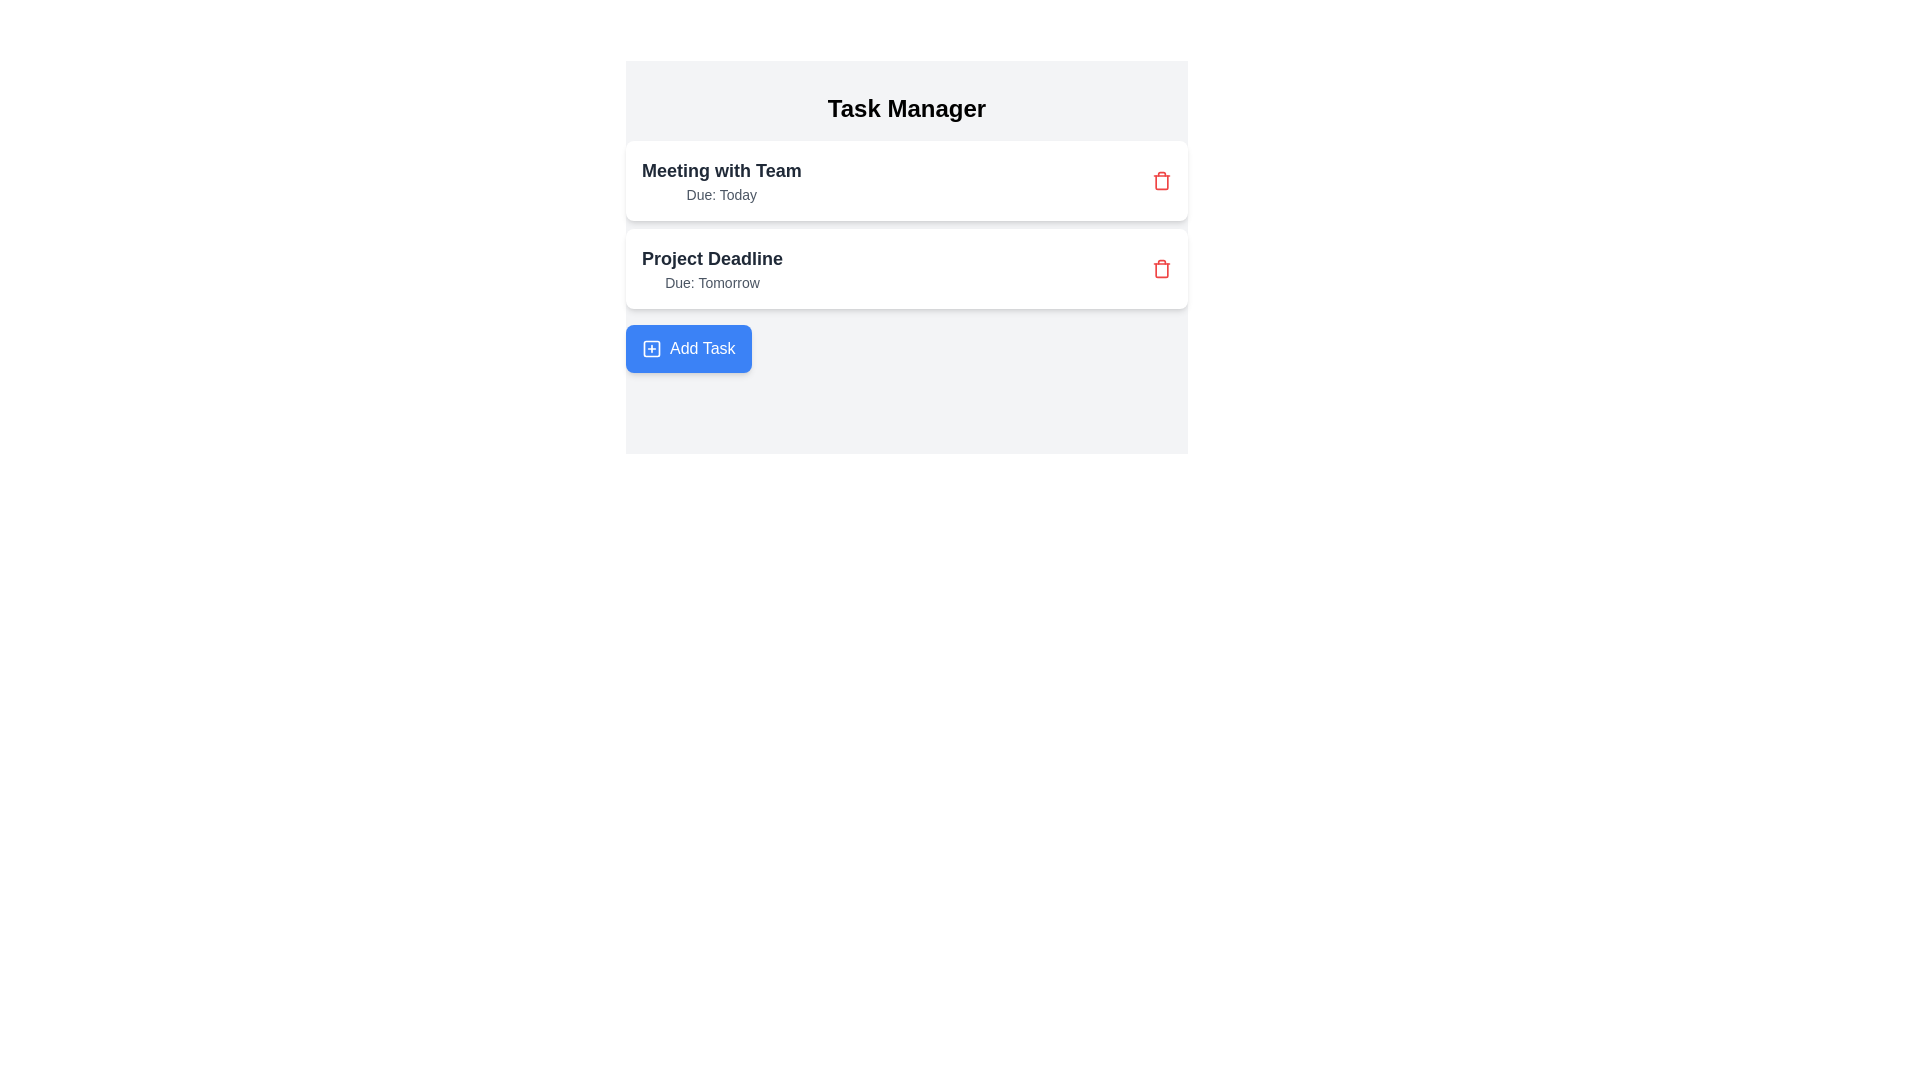  Describe the element at coordinates (720, 181) in the screenshot. I see `the first task card in the Task Manager labeled 'Meeting with Team'` at that location.